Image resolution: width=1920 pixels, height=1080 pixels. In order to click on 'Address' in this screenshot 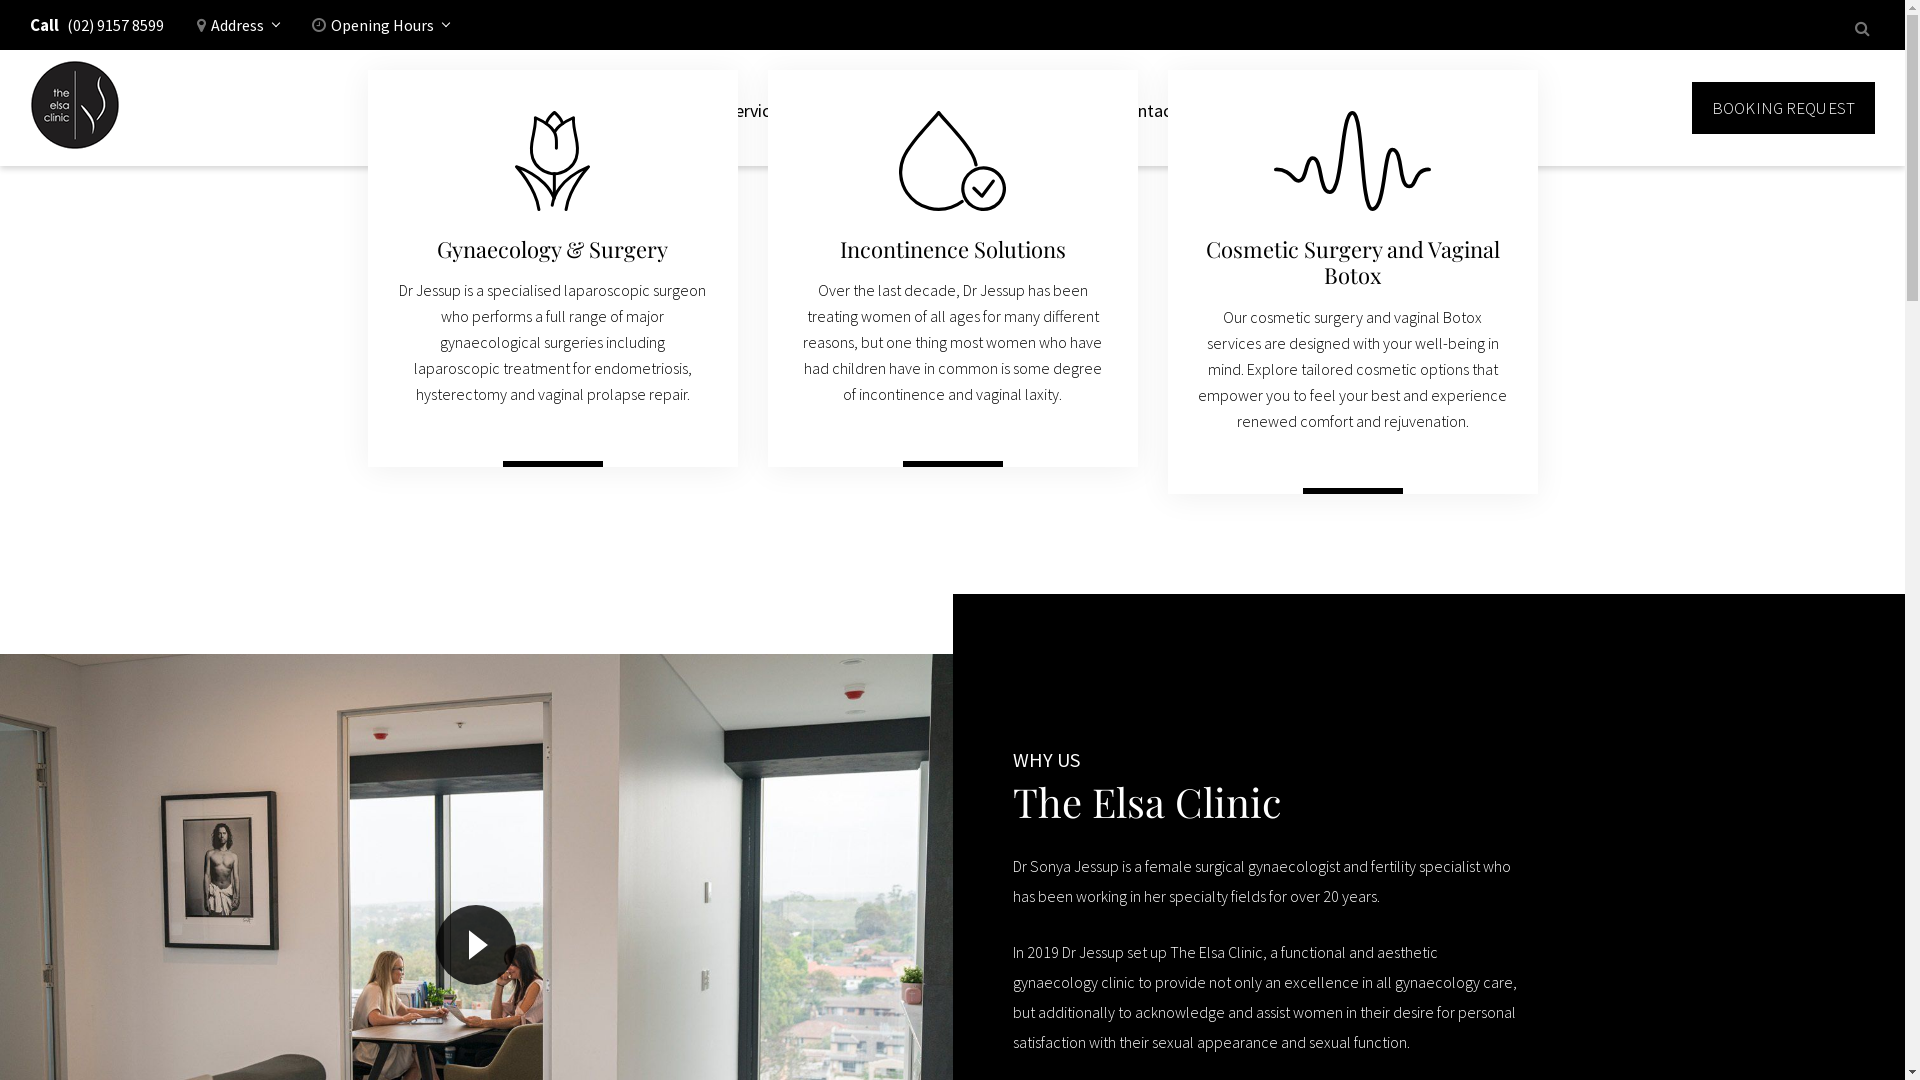, I will do `click(238, 30)`.